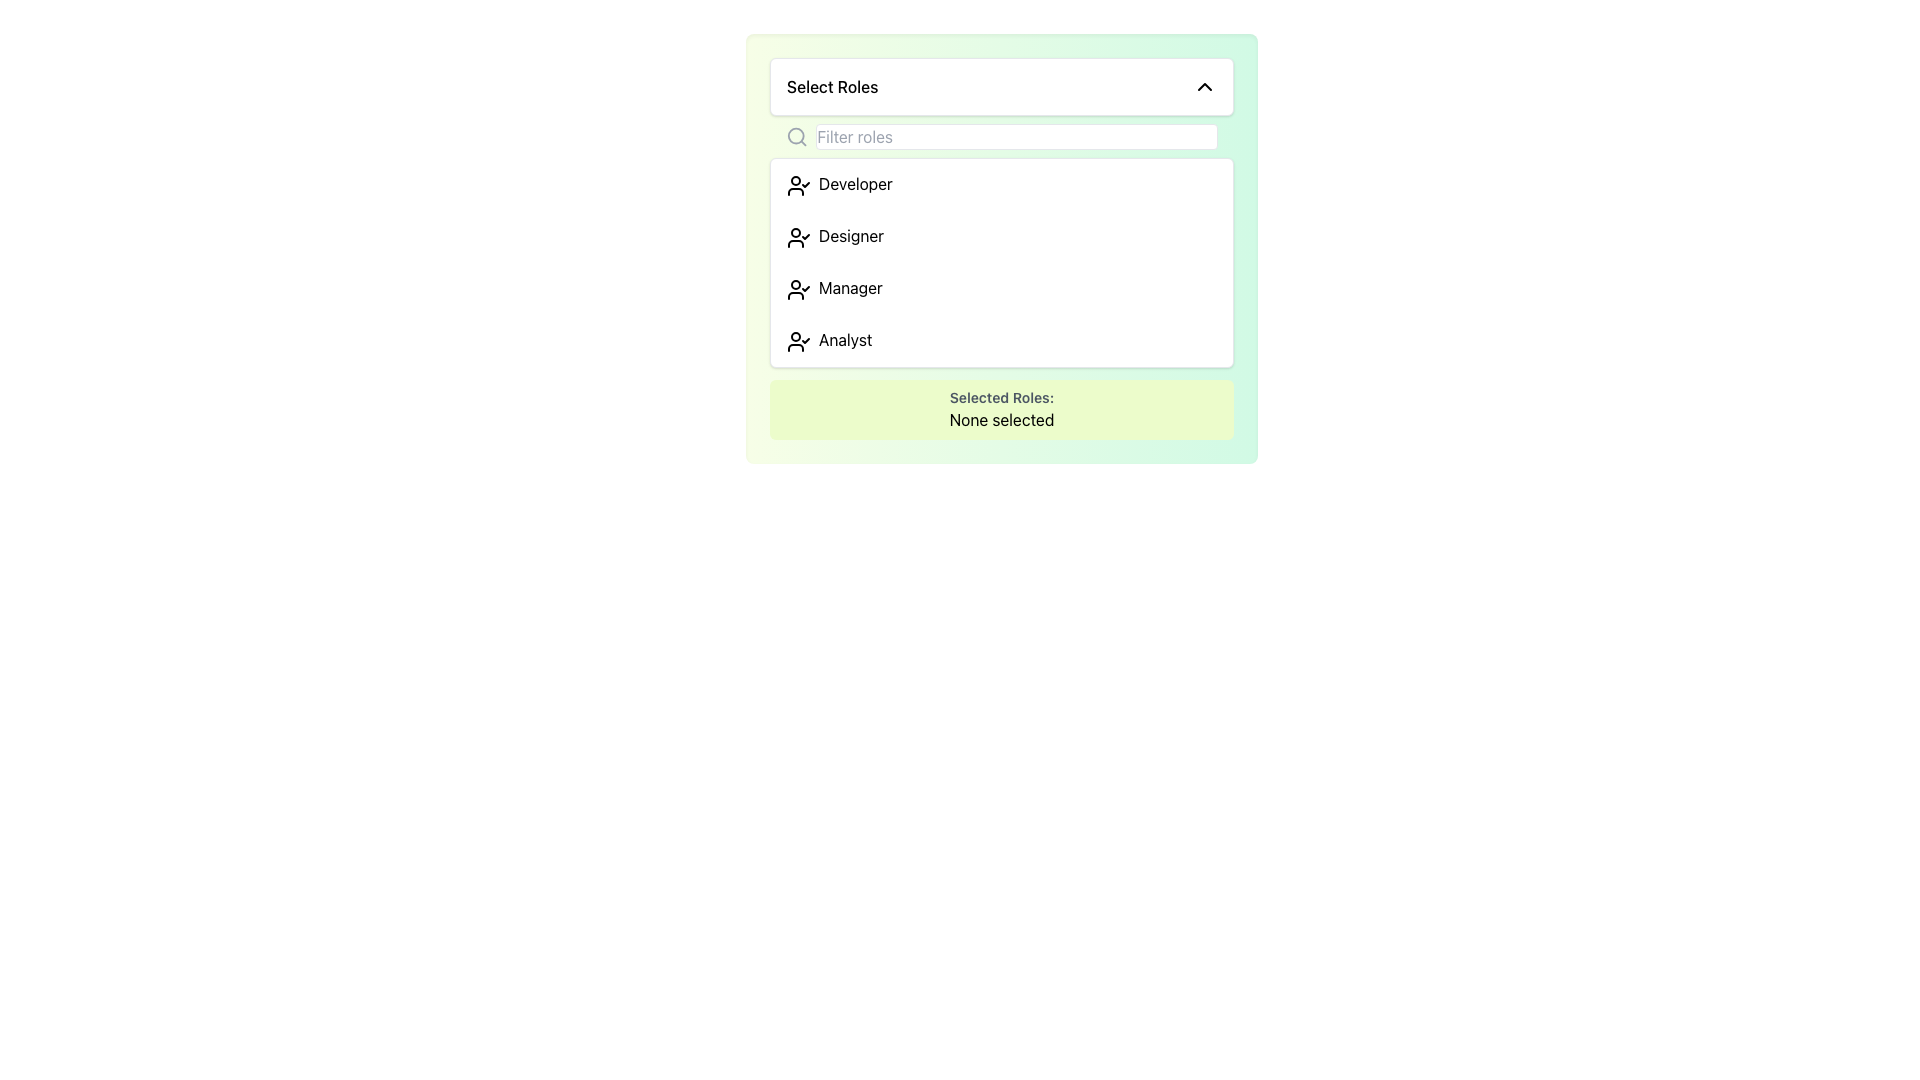 The height and width of the screenshot is (1080, 1920). What do you see at coordinates (835, 235) in the screenshot?
I see `the 'Designer' text label, which is located next to a user icon with a checkmark in a dropdown menu of role options` at bounding box center [835, 235].